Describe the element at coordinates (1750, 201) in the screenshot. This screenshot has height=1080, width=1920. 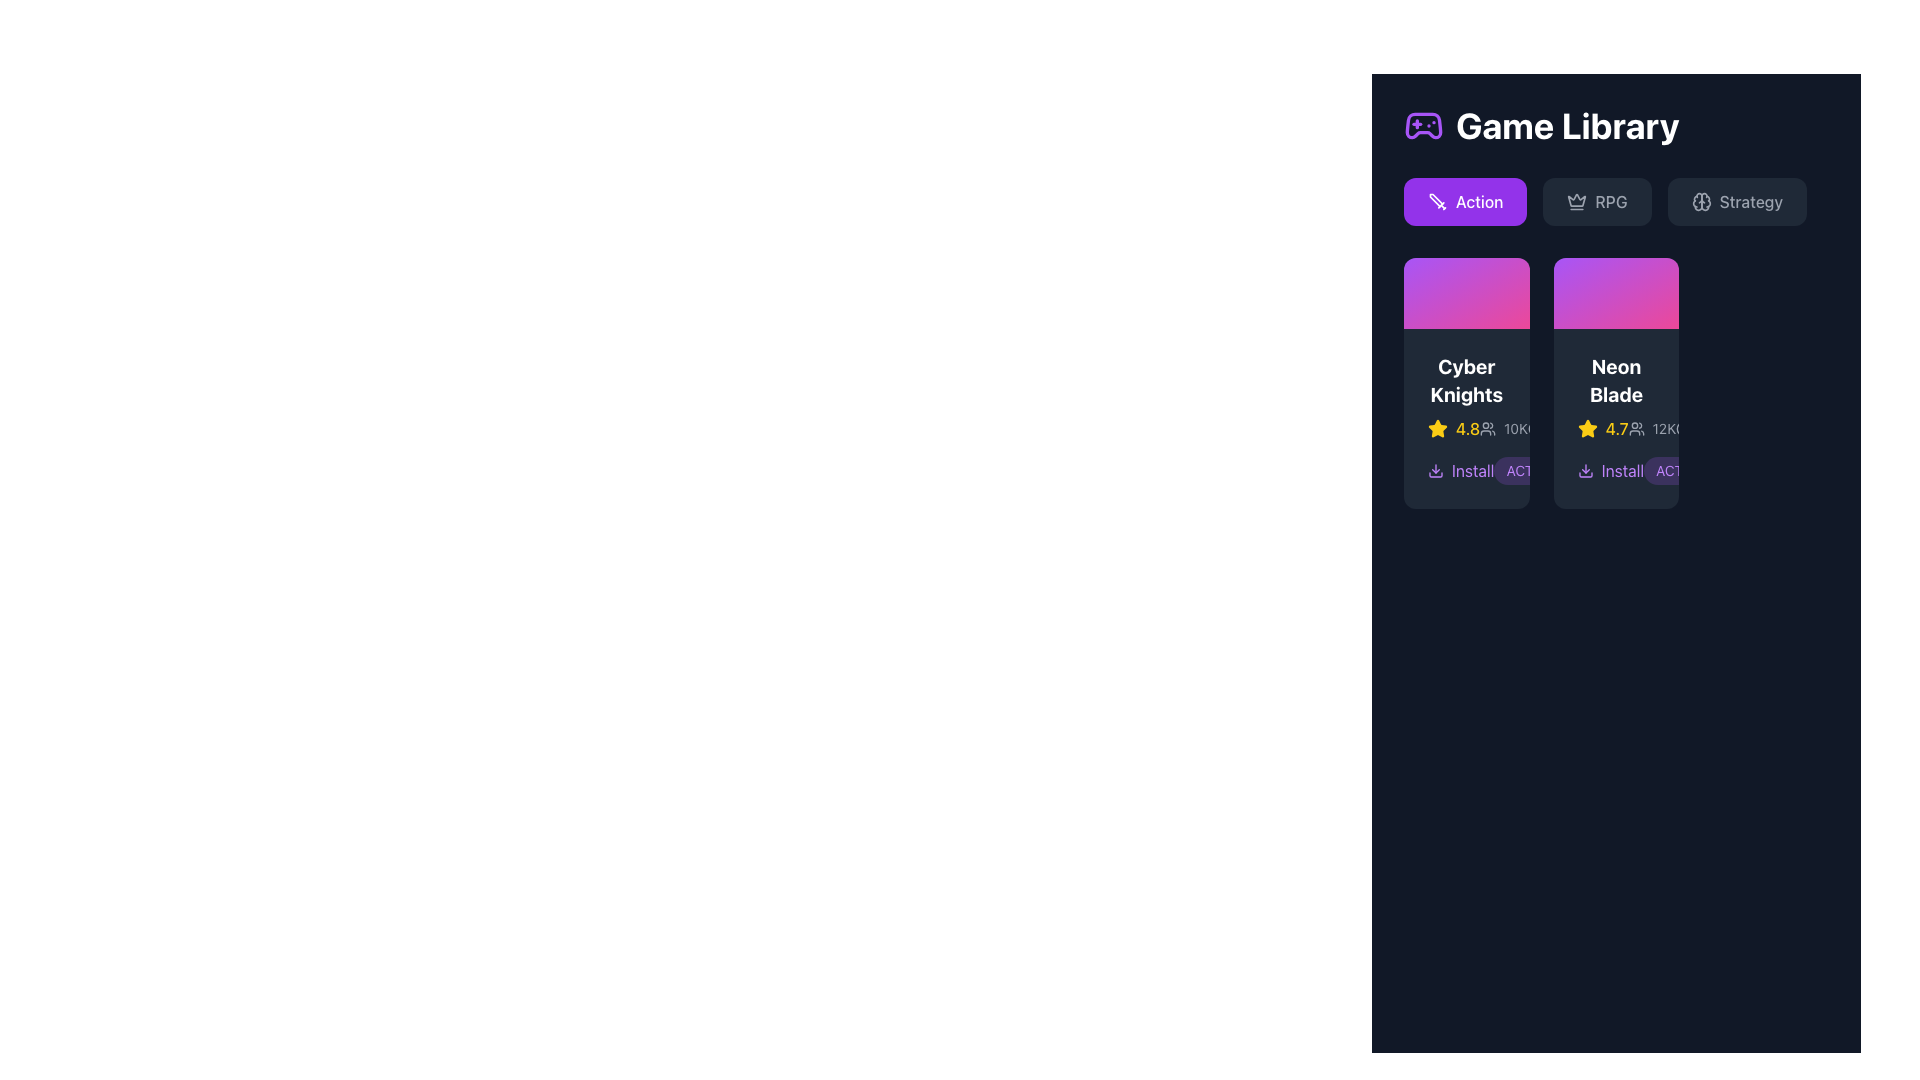
I see `the text label displaying 'Strategy' which is the third option in a horizontal row of selectable categories located at the top-right corner of the 'Game Library' section` at that location.